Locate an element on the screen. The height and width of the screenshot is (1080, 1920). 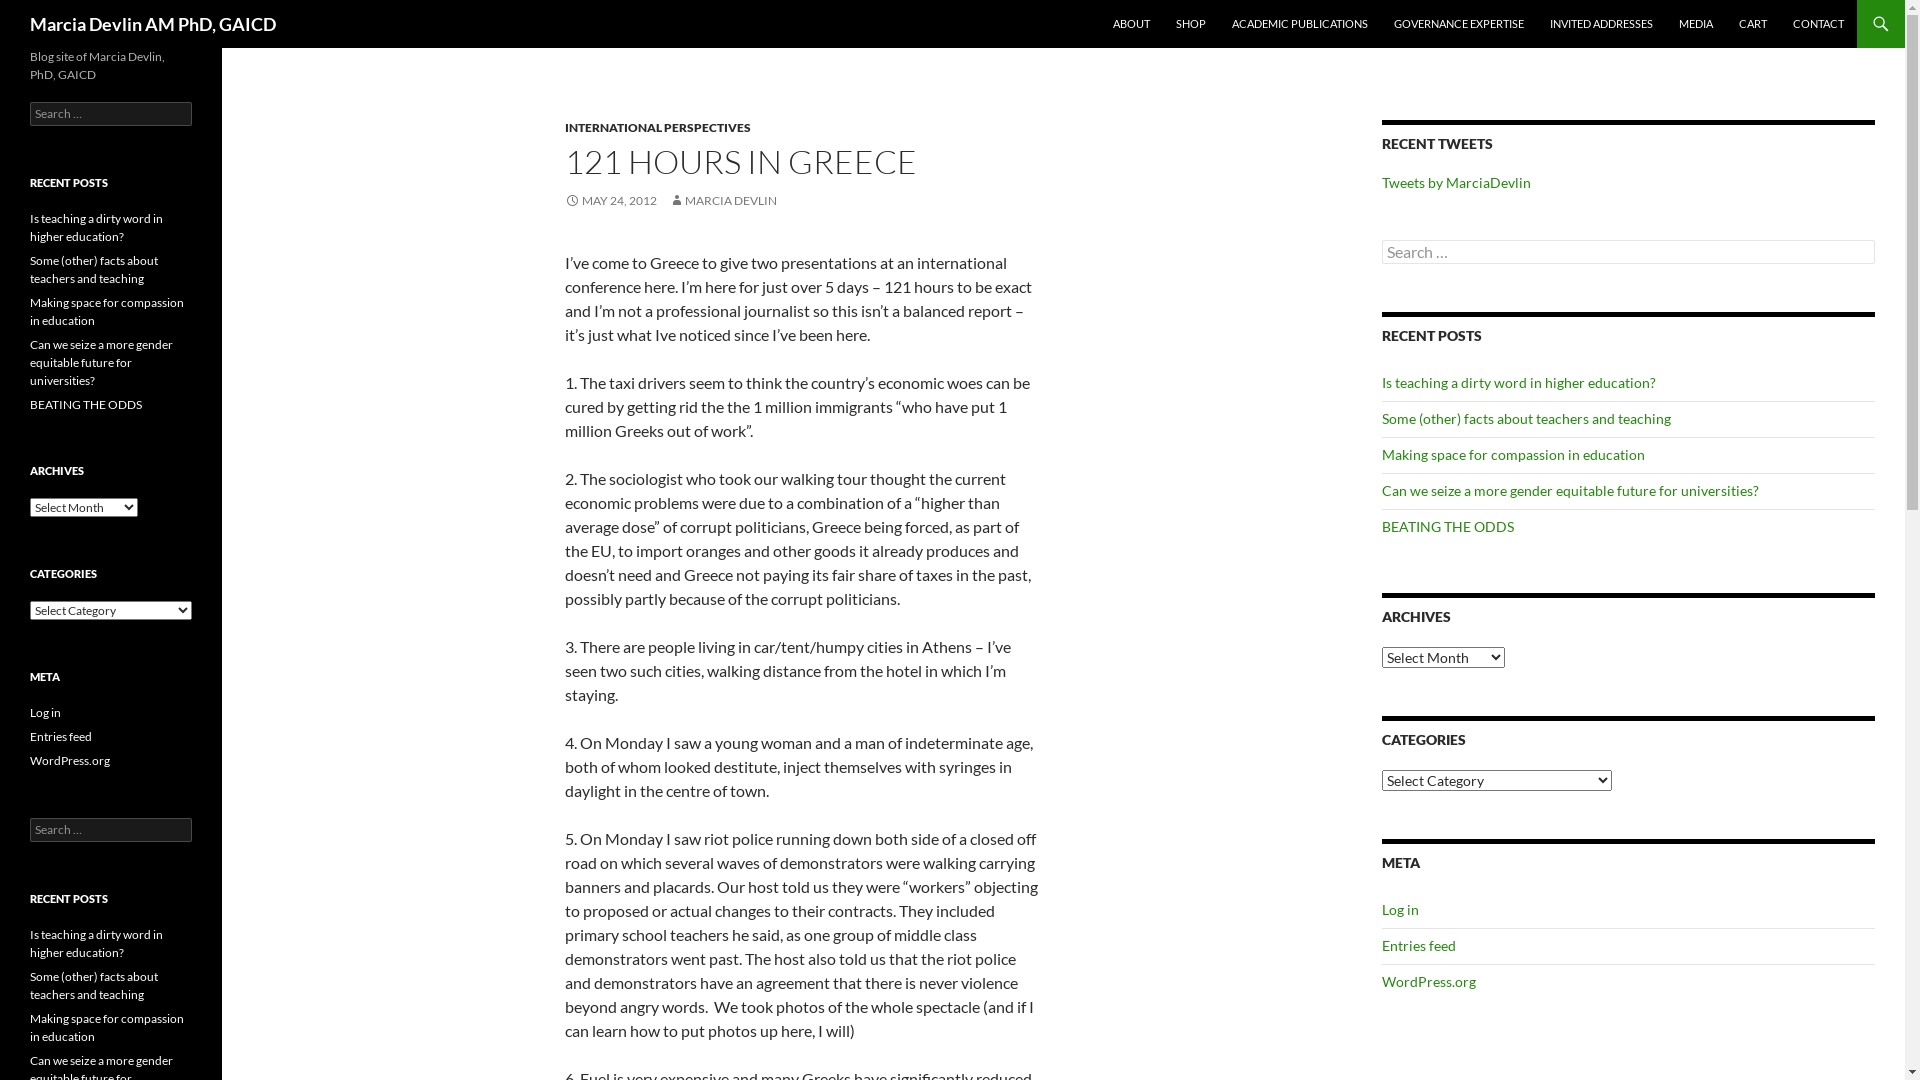
'MARCIA DEVLIN' is located at coordinates (722, 200).